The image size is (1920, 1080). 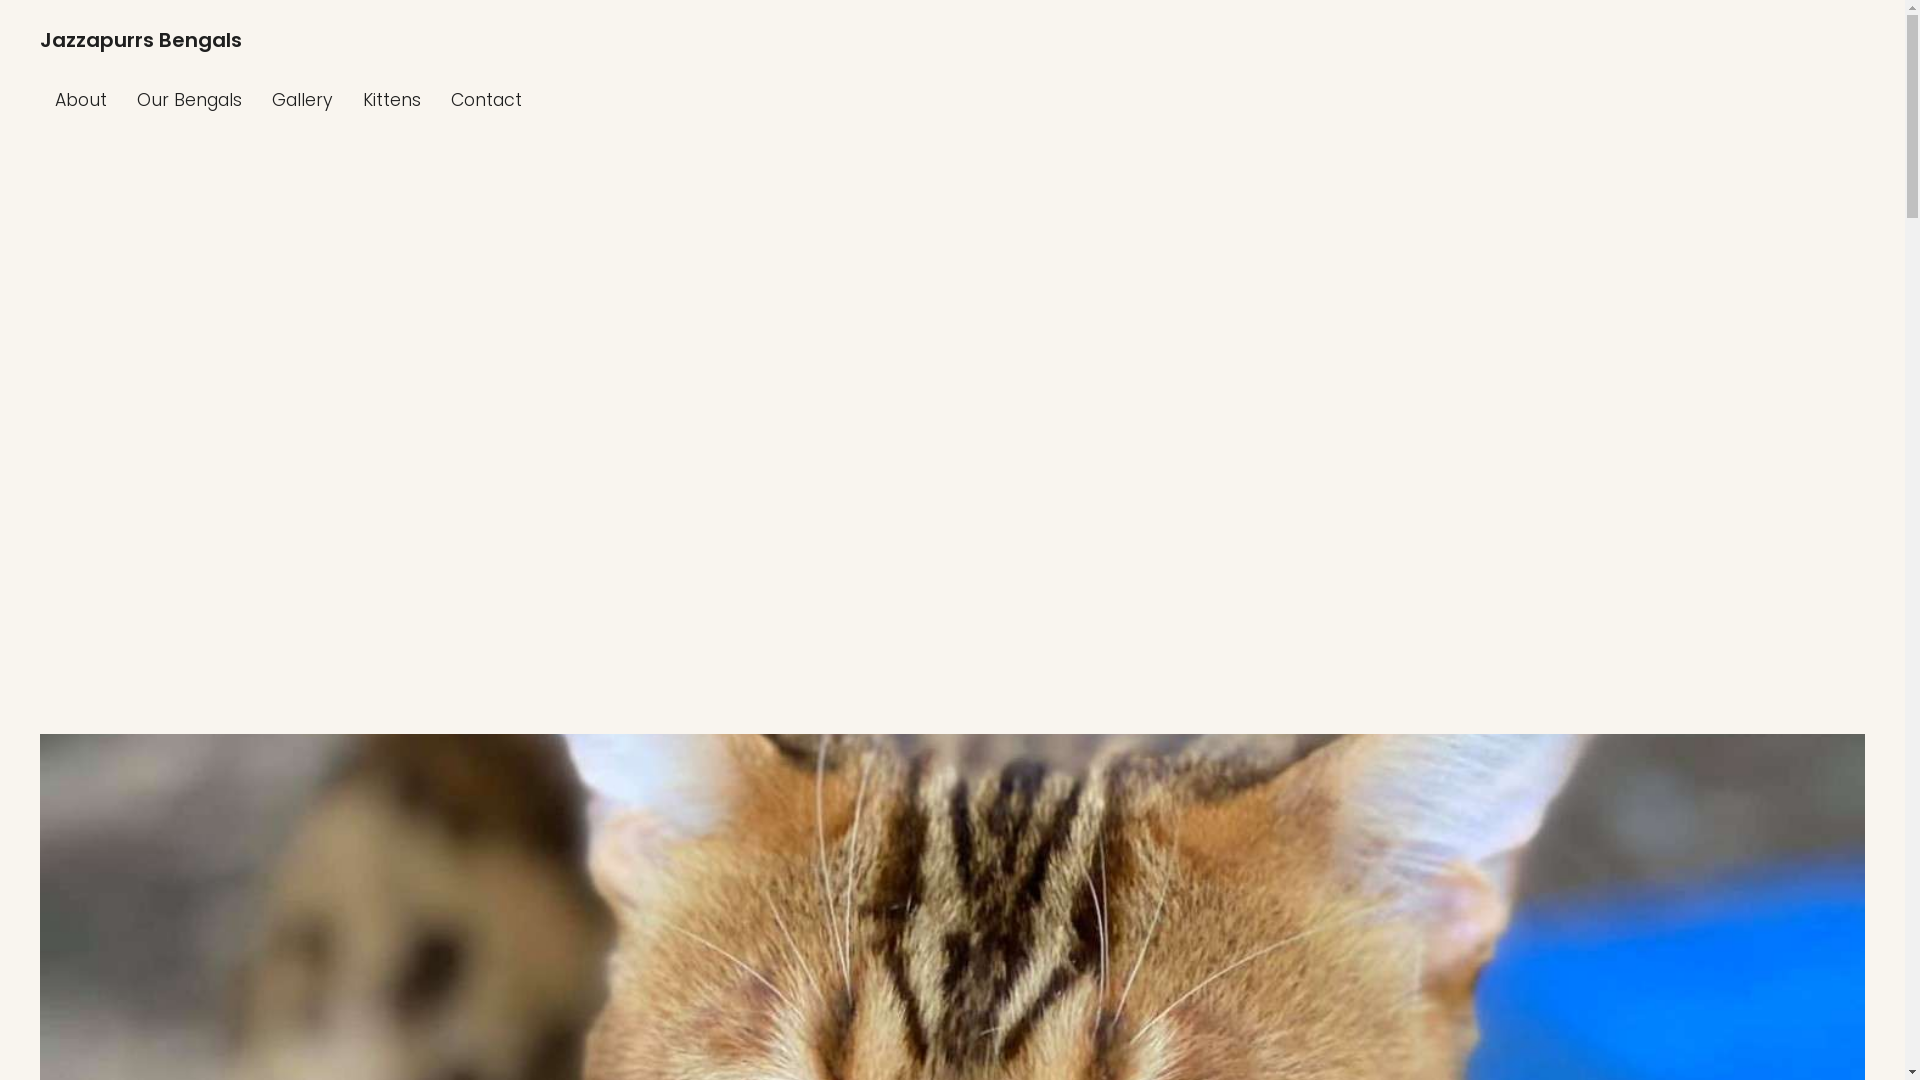 I want to click on 'About', so click(x=80, y=100).